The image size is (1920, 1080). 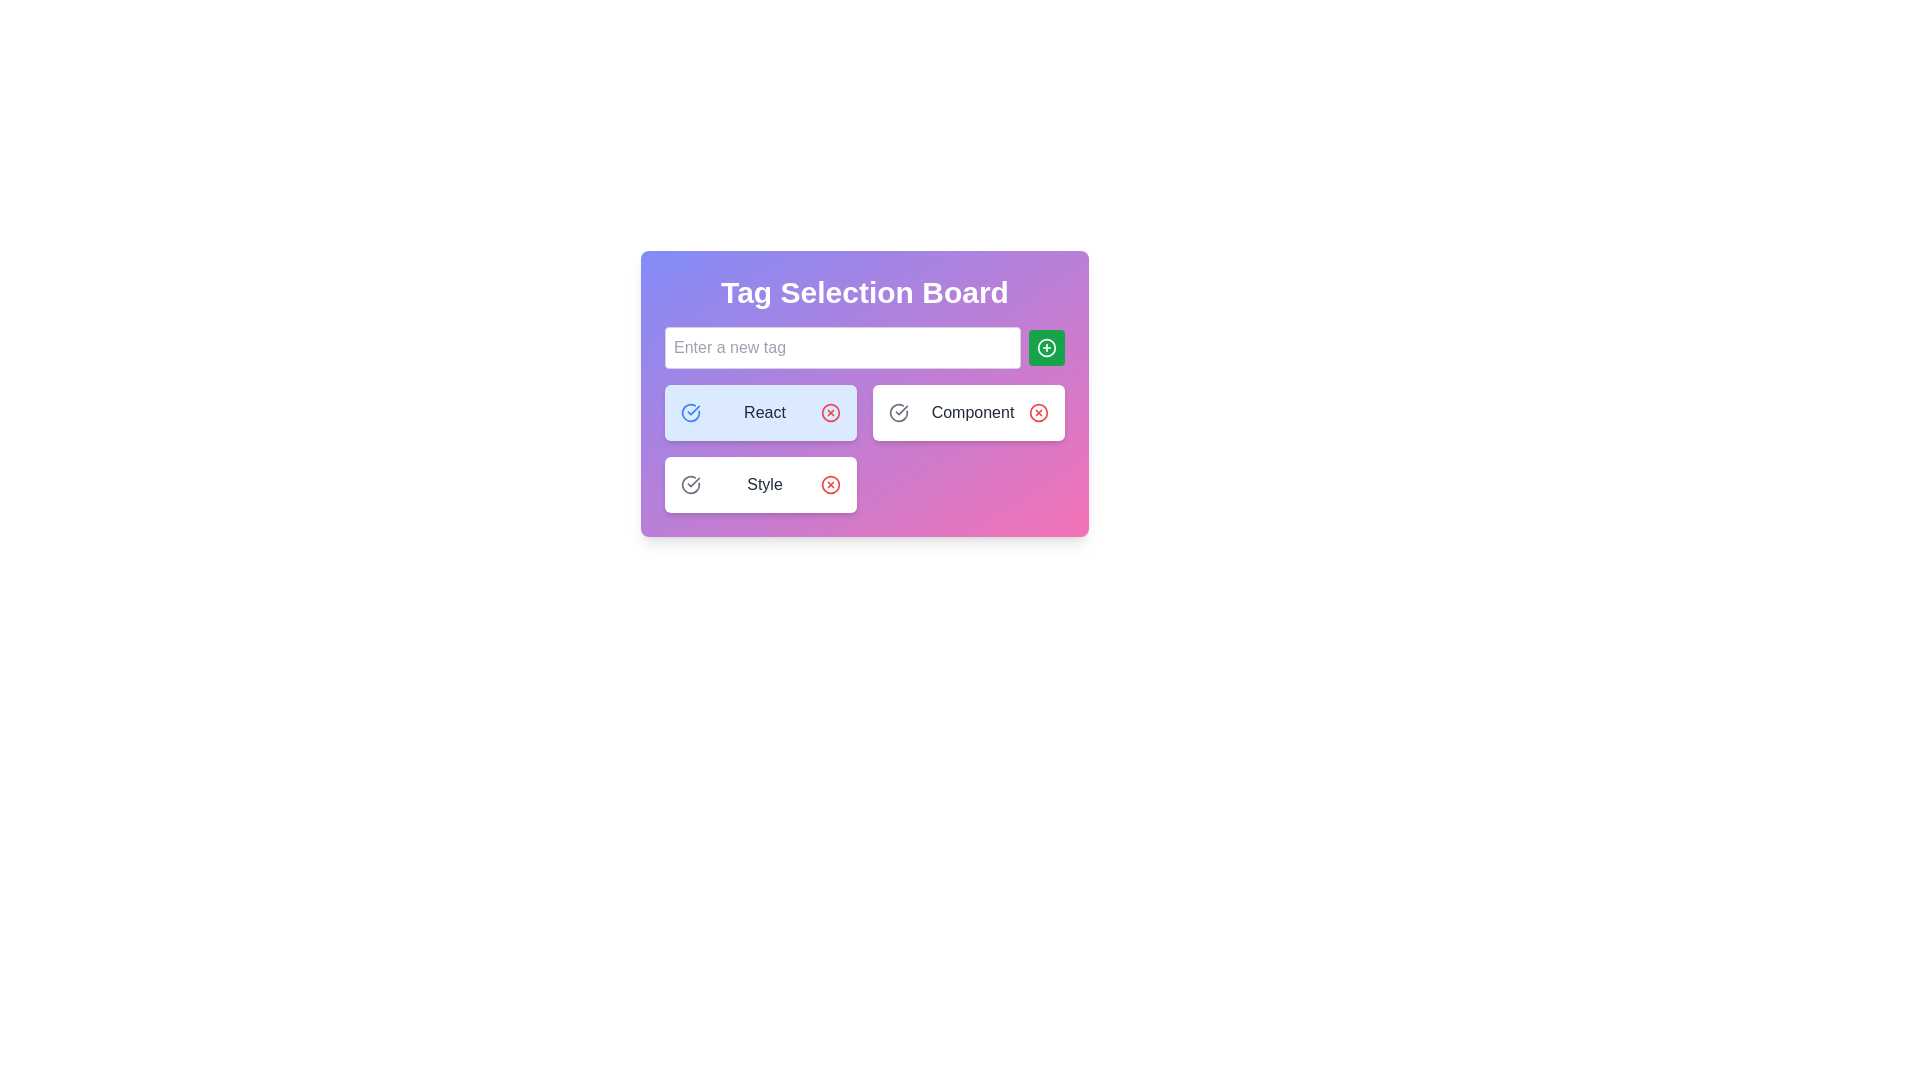 What do you see at coordinates (897, 411) in the screenshot?
I see `the checkmark icon within a circular outline, located to the left of the text 'Component'` at bounding box center [897, 411].